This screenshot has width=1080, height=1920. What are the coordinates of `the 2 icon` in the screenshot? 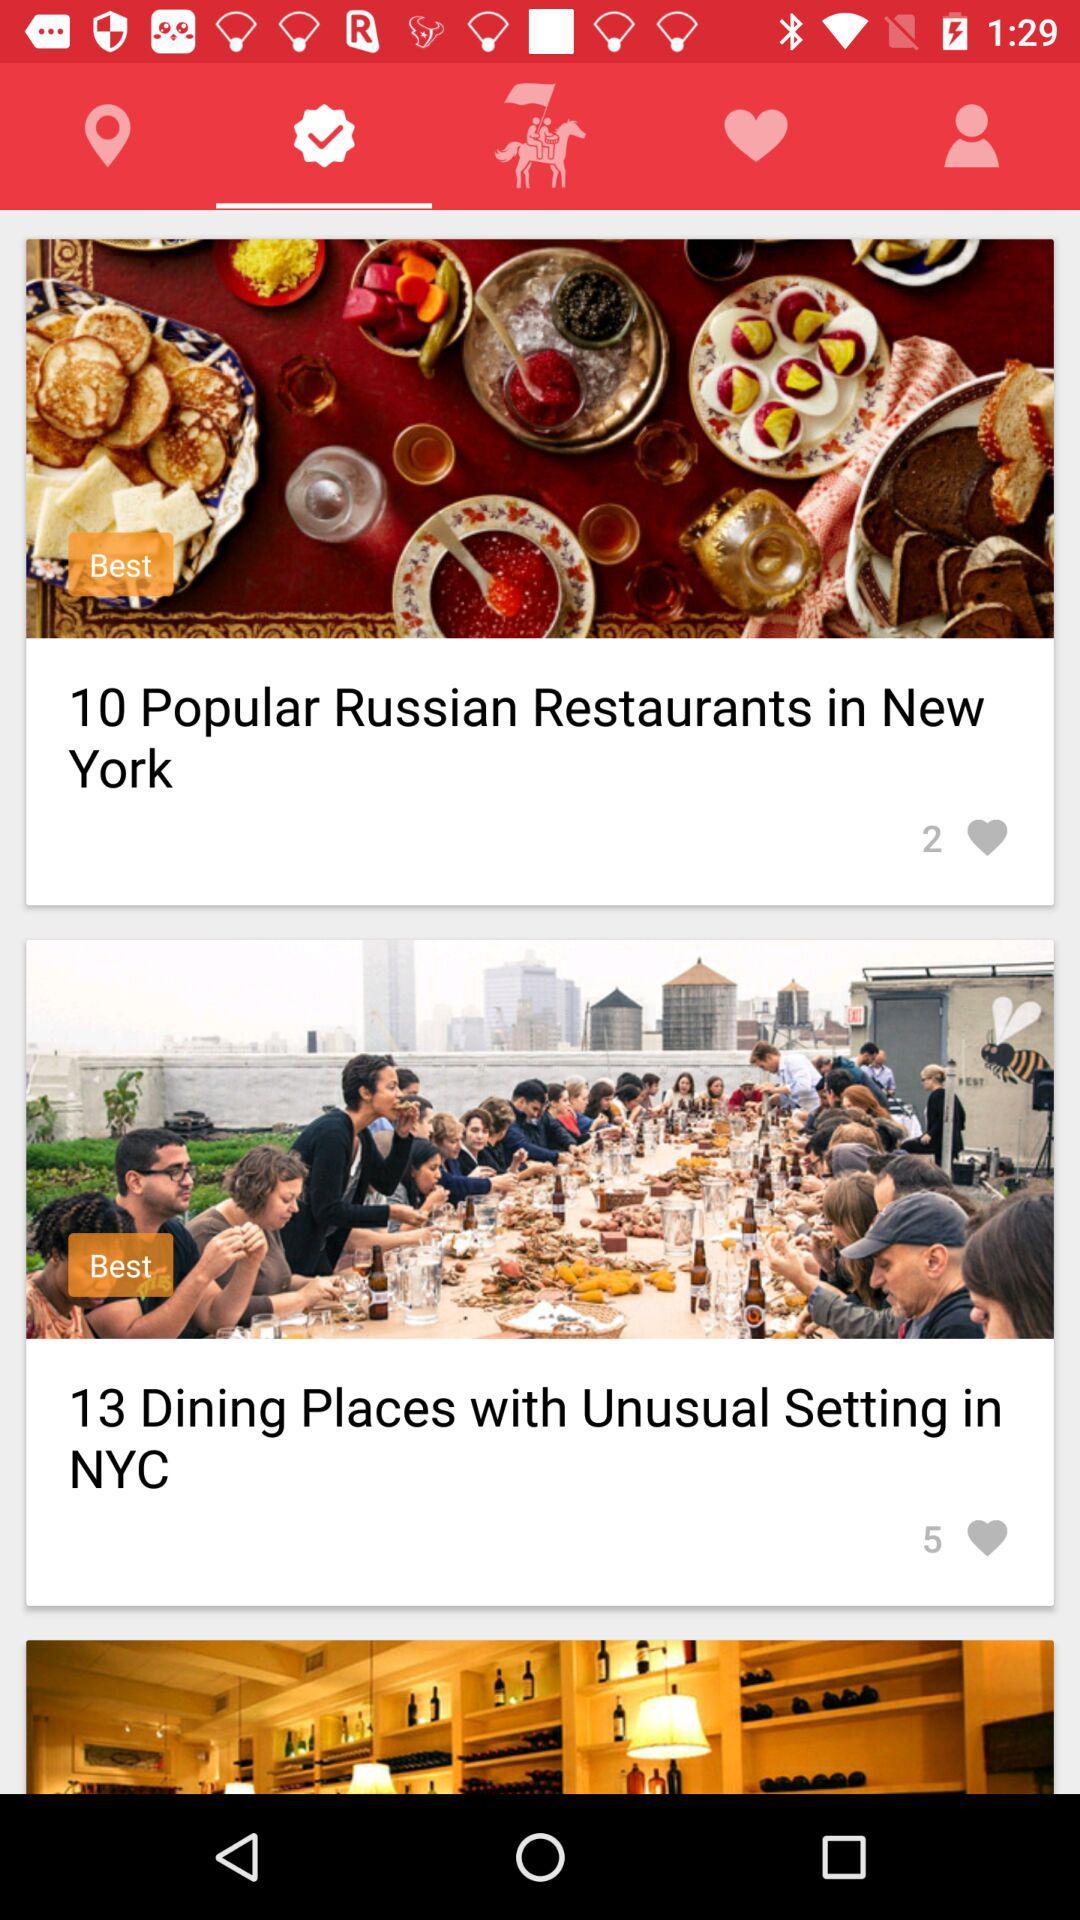 It's located at (965, 837).